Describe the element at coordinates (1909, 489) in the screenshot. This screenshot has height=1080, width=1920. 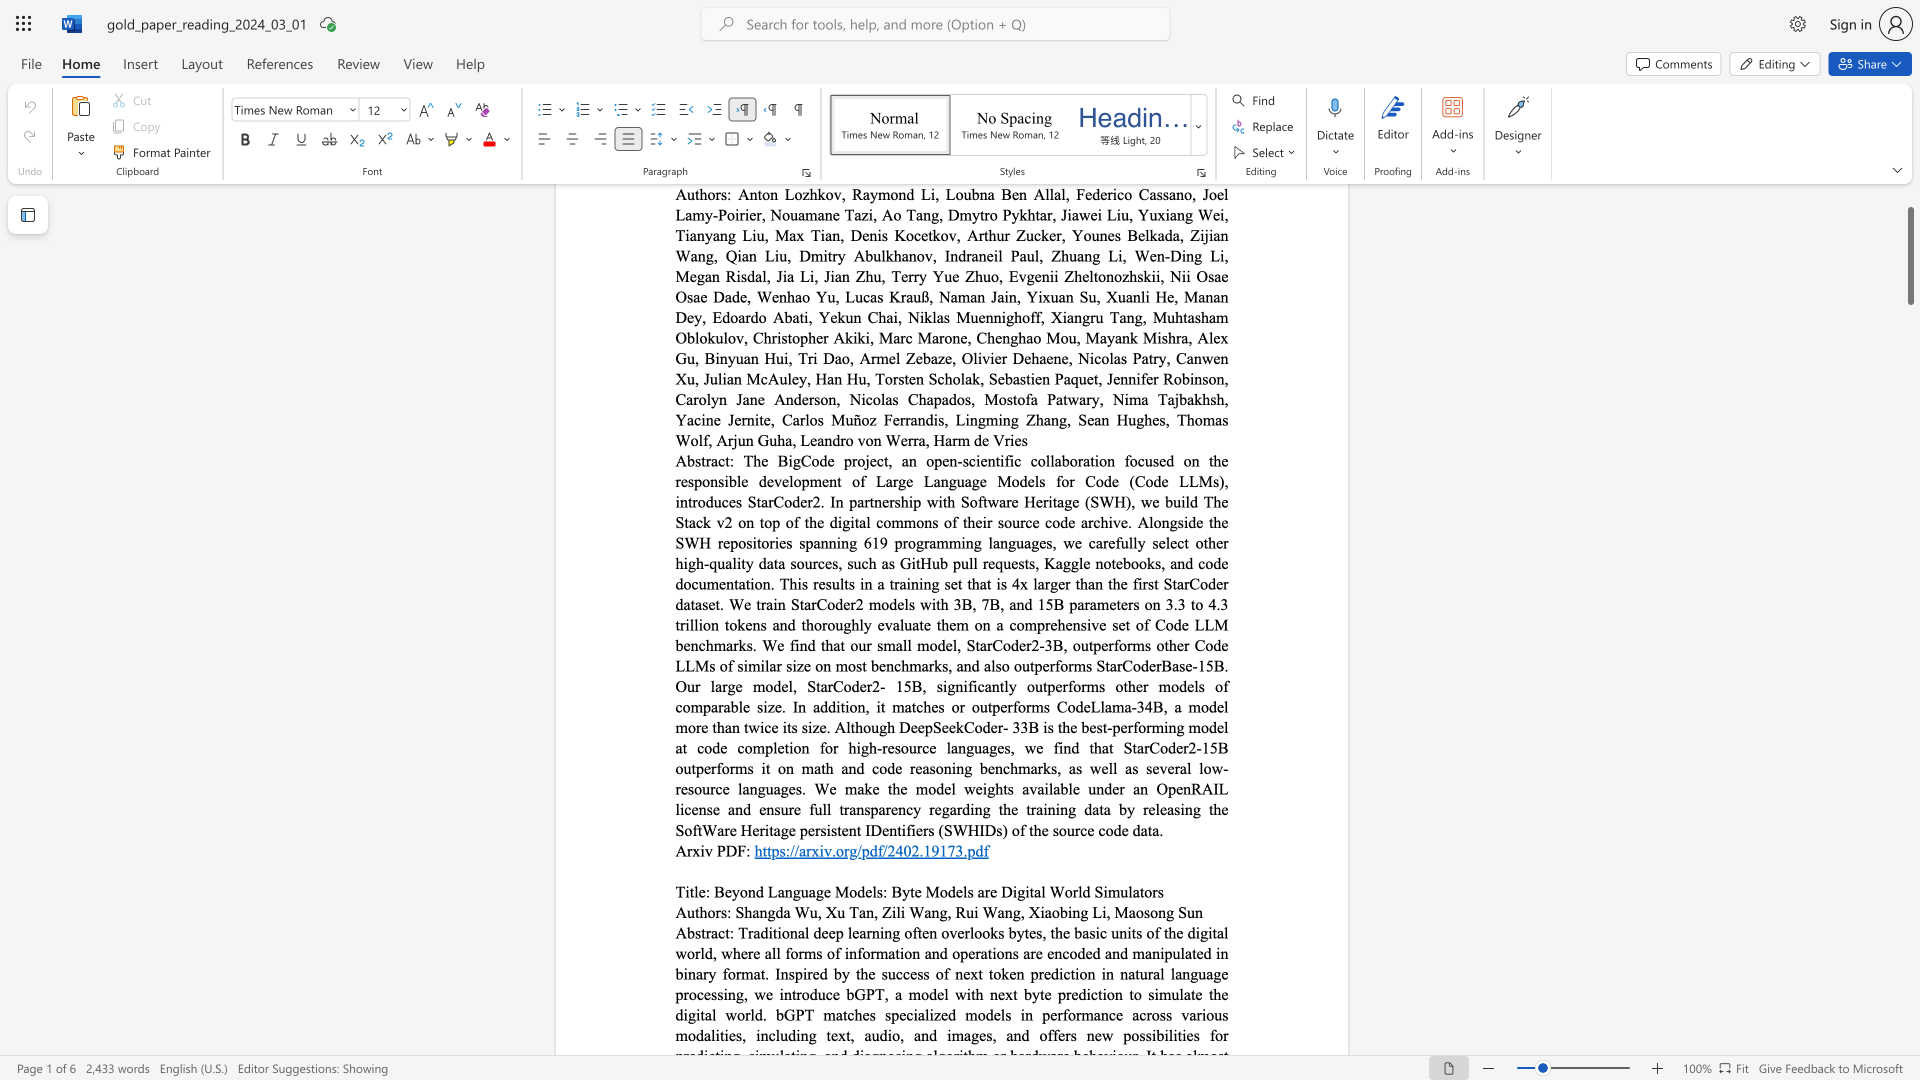
I see `the scrollbar to slide the page down` at that location.